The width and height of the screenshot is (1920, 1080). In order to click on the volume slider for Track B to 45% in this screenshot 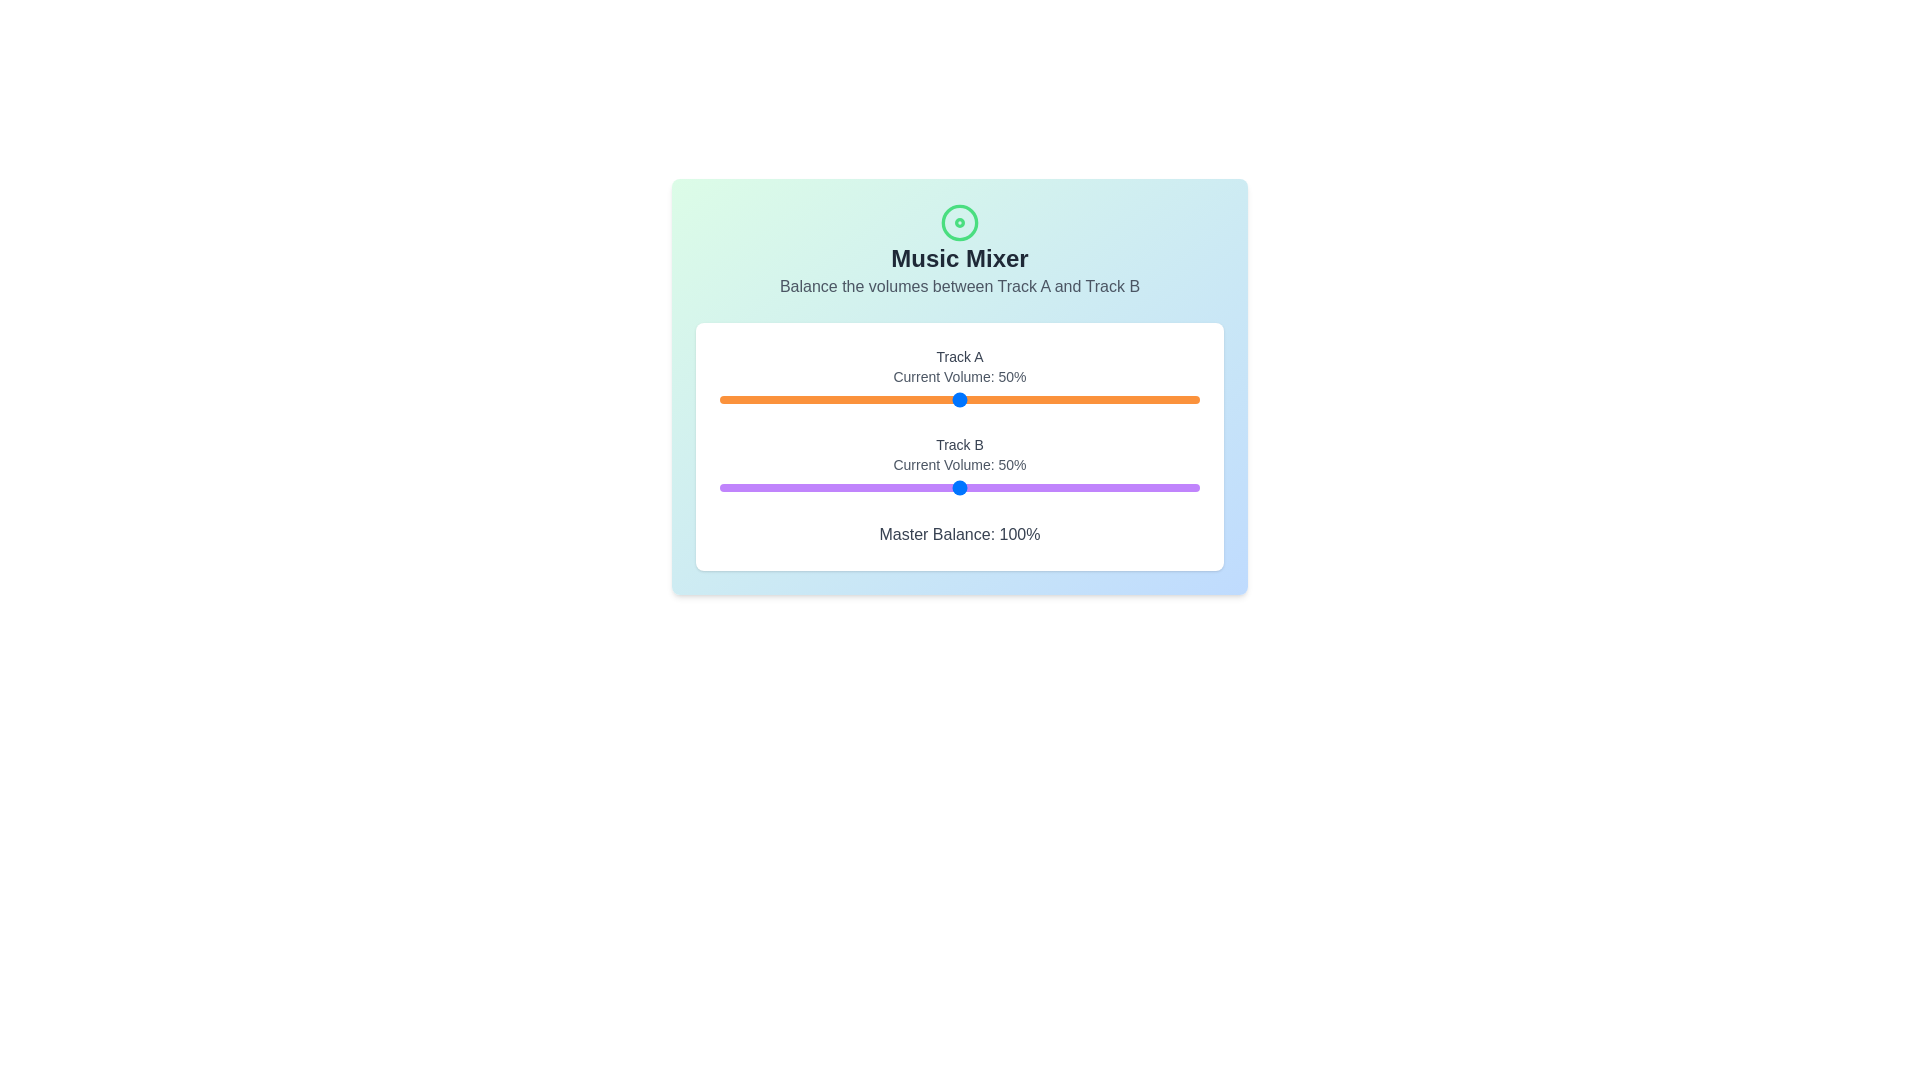, I will do `click(935, 488)`.